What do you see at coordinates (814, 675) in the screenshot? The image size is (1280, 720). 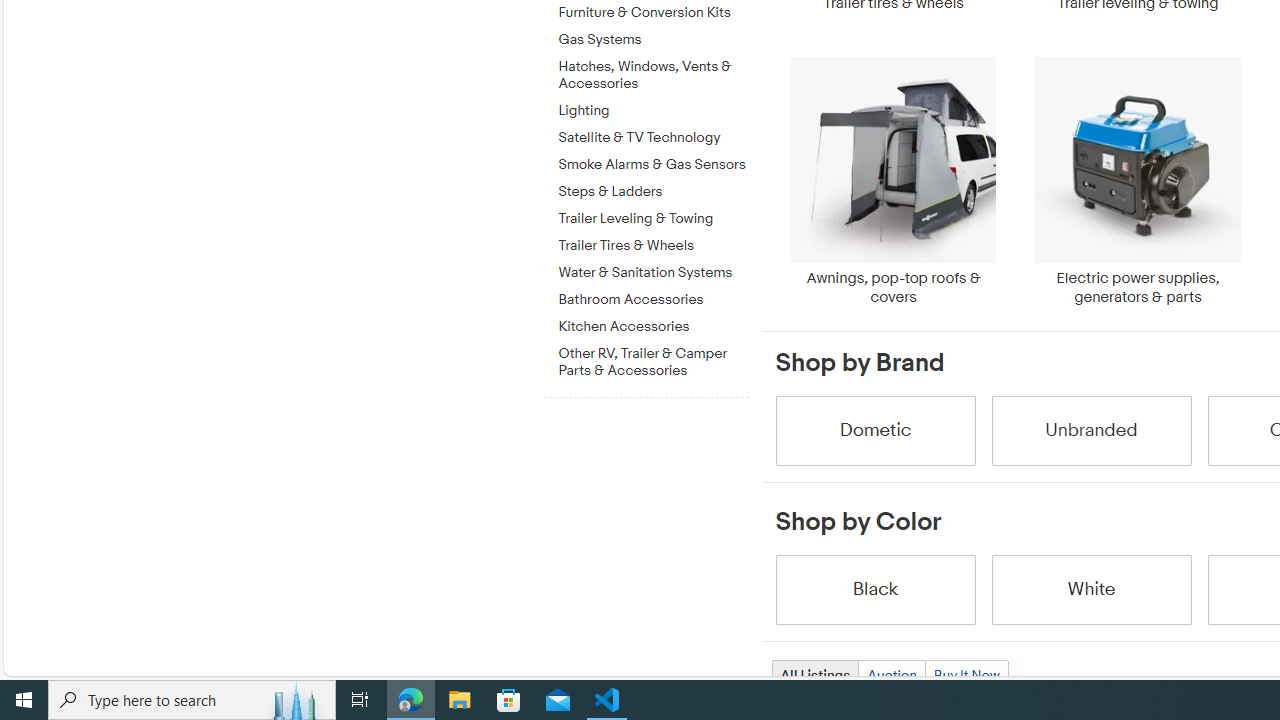 I see `'All Listings'` at bounding box center [814, 675].